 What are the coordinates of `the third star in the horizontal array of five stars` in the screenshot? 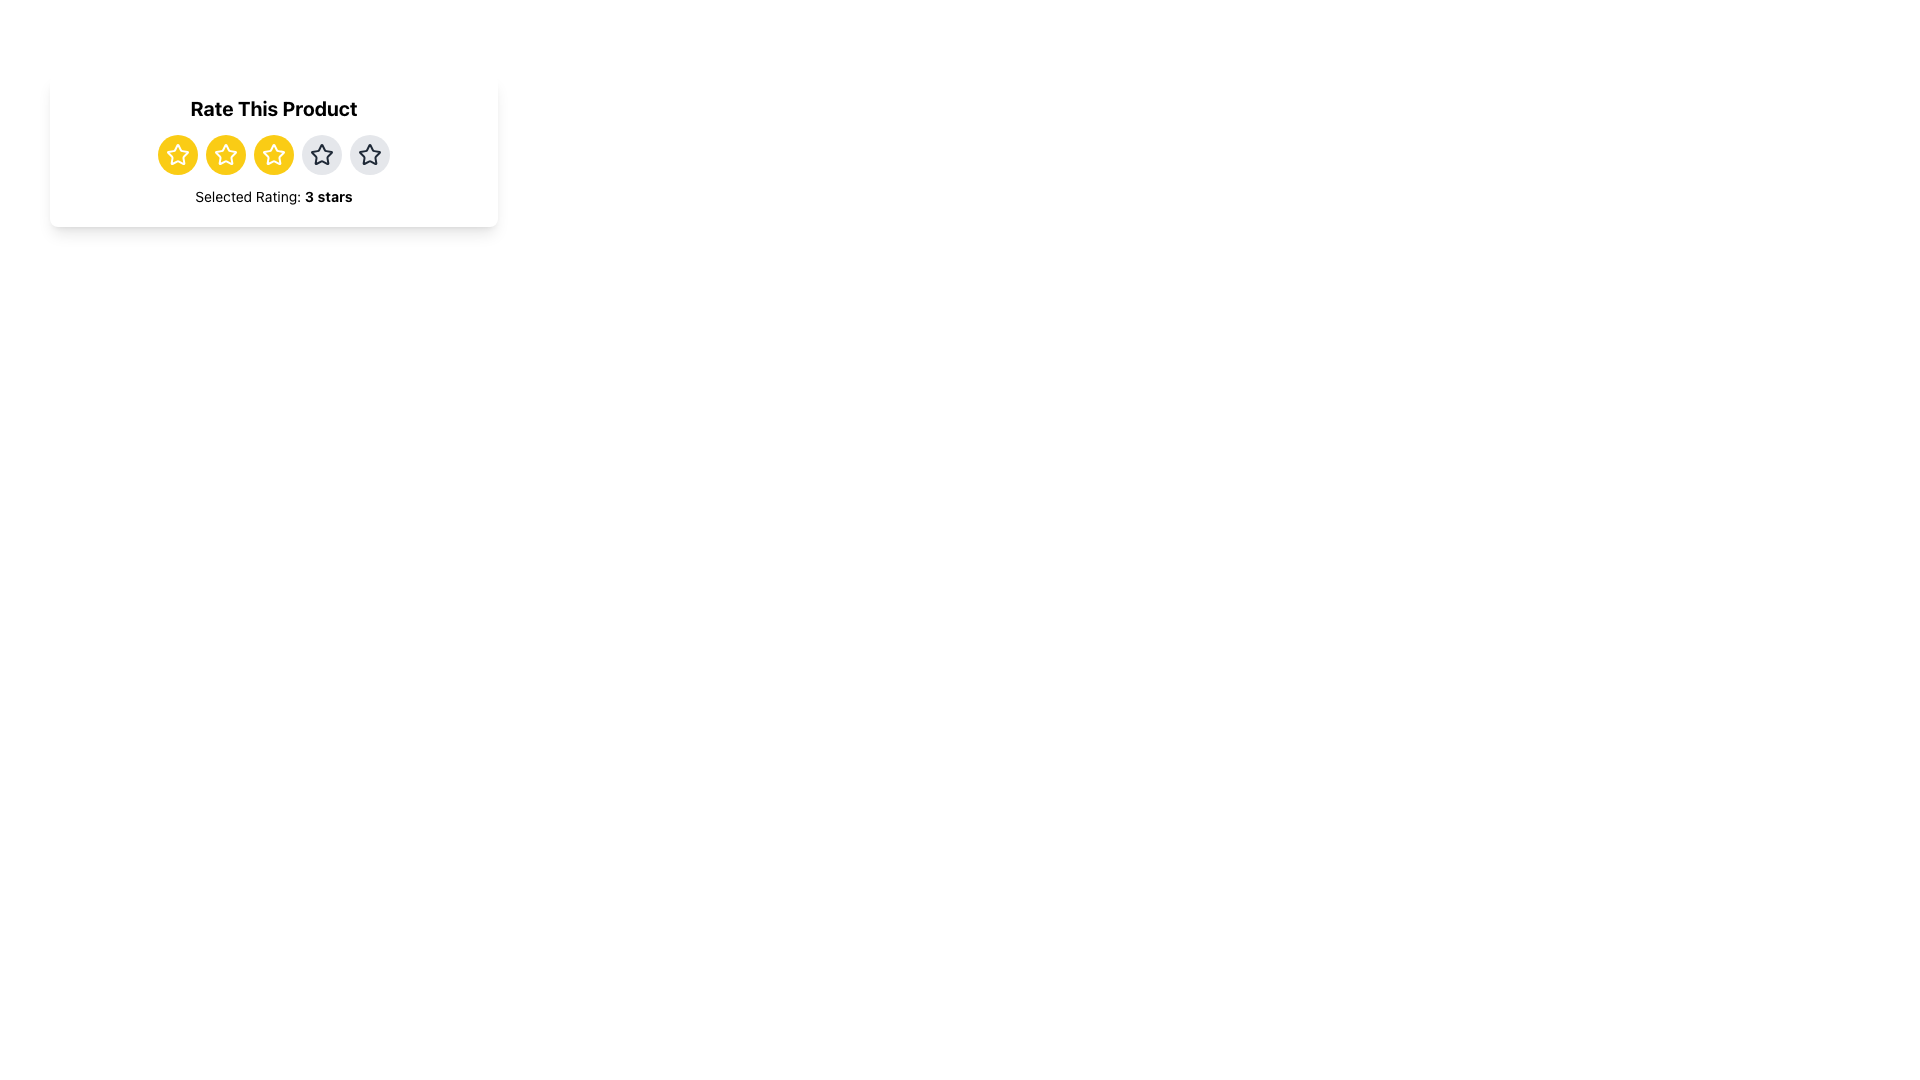 It's located at (369, 153).